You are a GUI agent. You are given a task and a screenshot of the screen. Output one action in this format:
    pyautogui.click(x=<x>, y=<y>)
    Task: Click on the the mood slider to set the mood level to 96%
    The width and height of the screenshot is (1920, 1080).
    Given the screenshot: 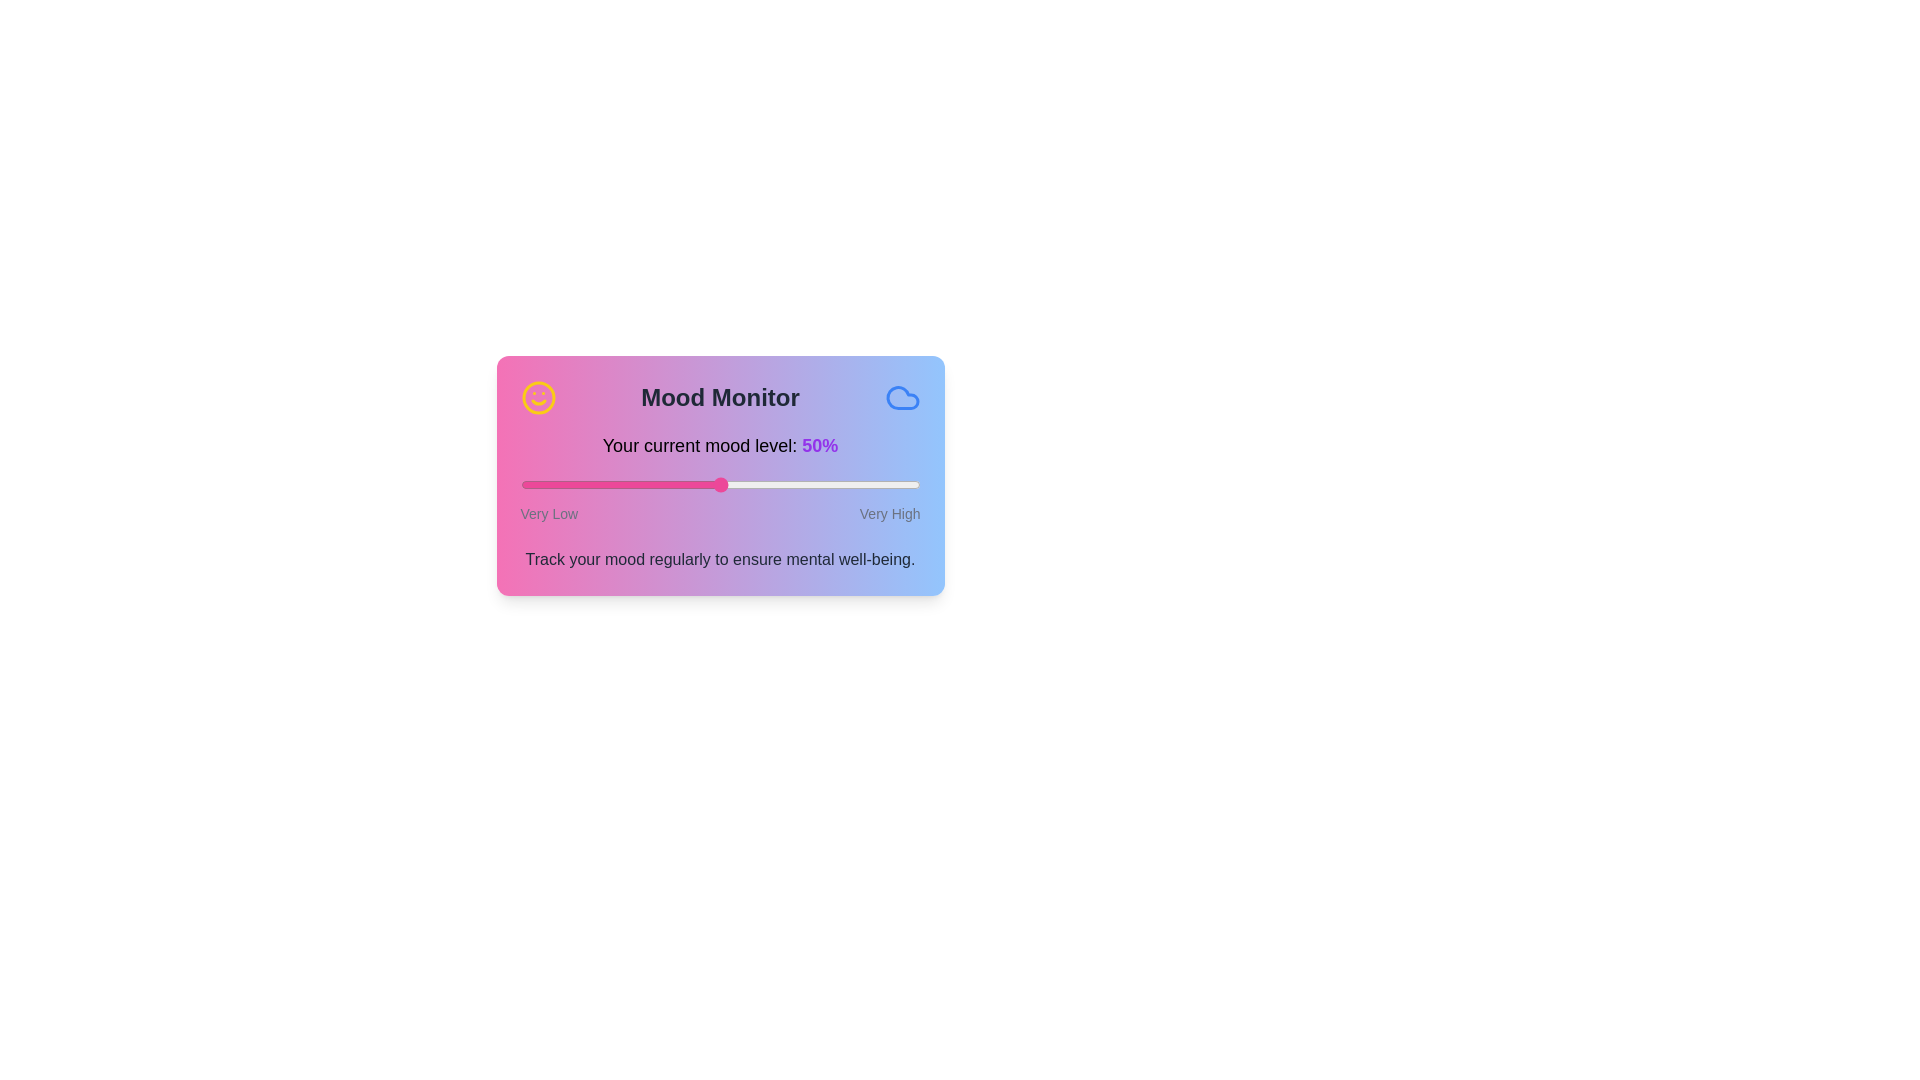 What is the action you would take?
    pyautogui.click(x=903, y=485)
    